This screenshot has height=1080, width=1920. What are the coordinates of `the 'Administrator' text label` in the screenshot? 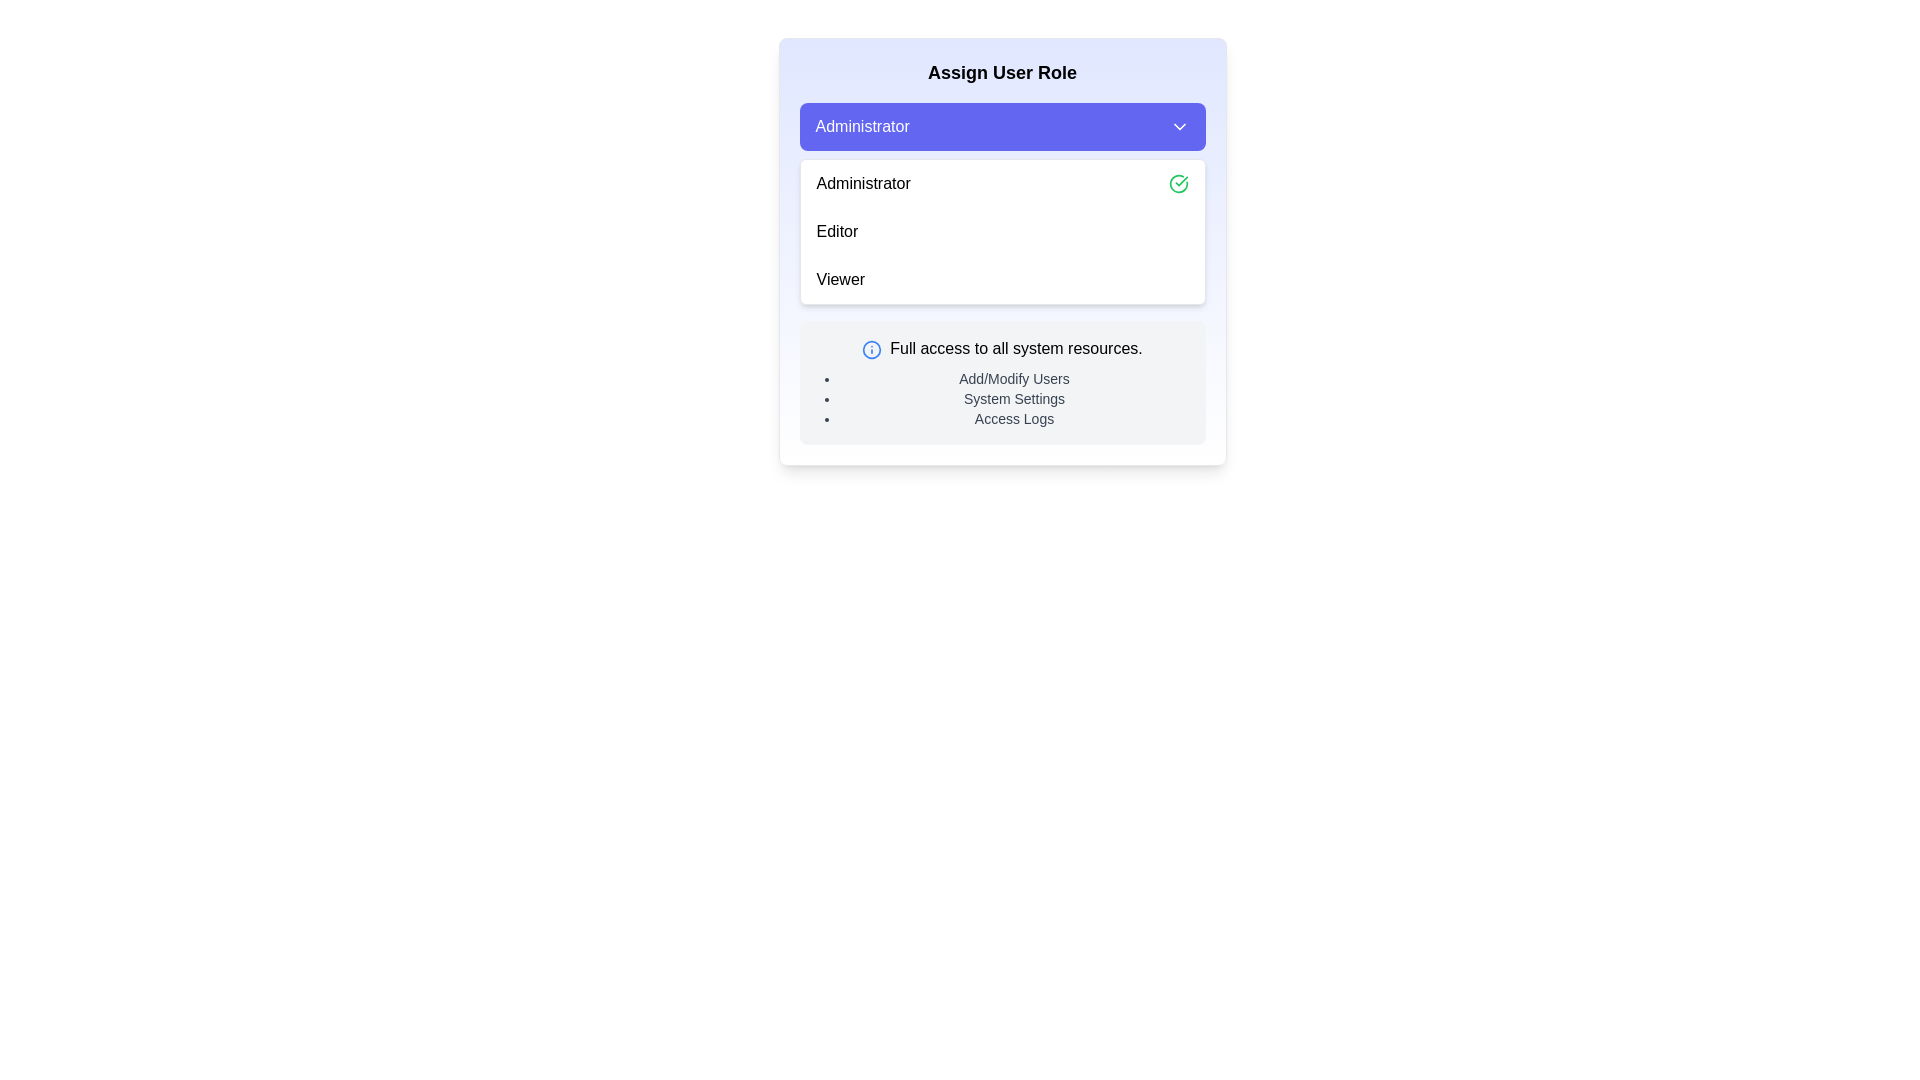 It's located at (863, 184).